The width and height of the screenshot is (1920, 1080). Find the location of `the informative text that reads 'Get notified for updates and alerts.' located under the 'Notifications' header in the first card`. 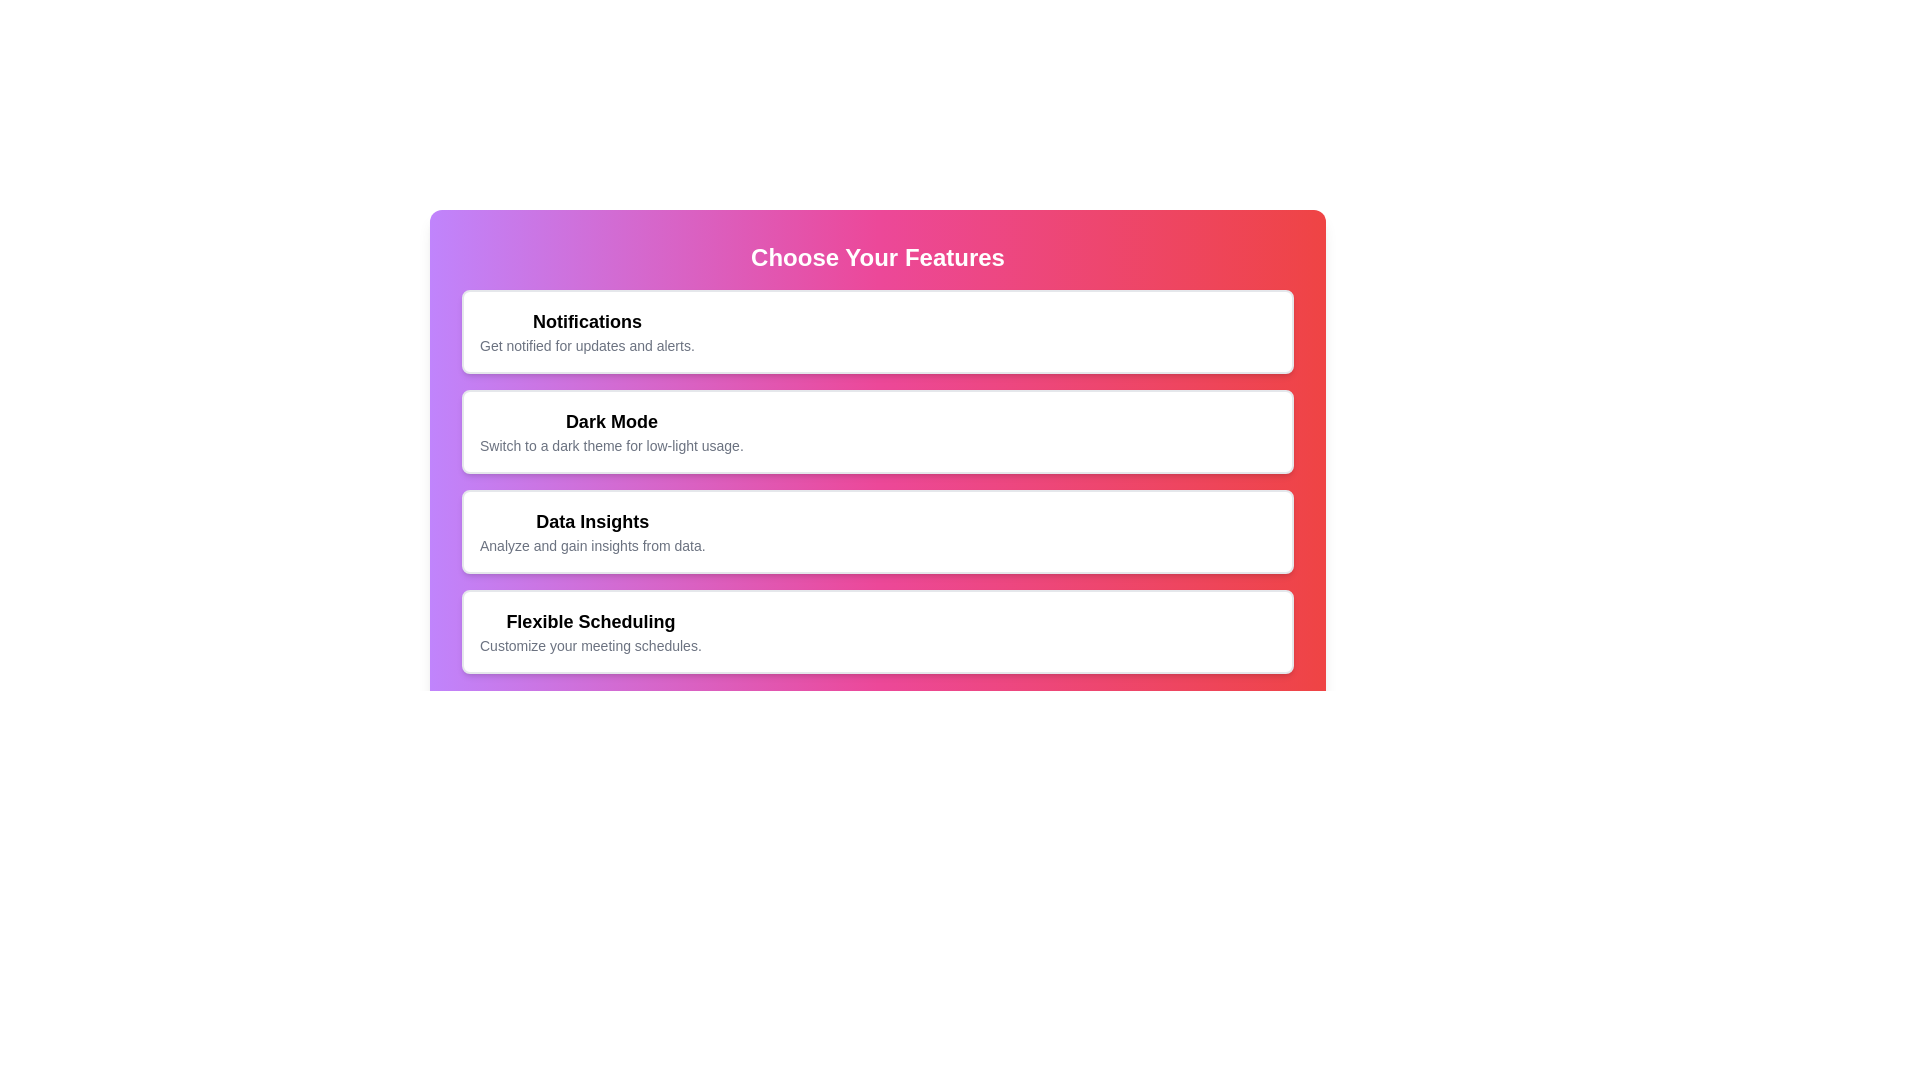

the informative text that reads 'Get notified for updates and alerts.' located under the 'Notifications' header in the first card is located at coordinates (586, 345).